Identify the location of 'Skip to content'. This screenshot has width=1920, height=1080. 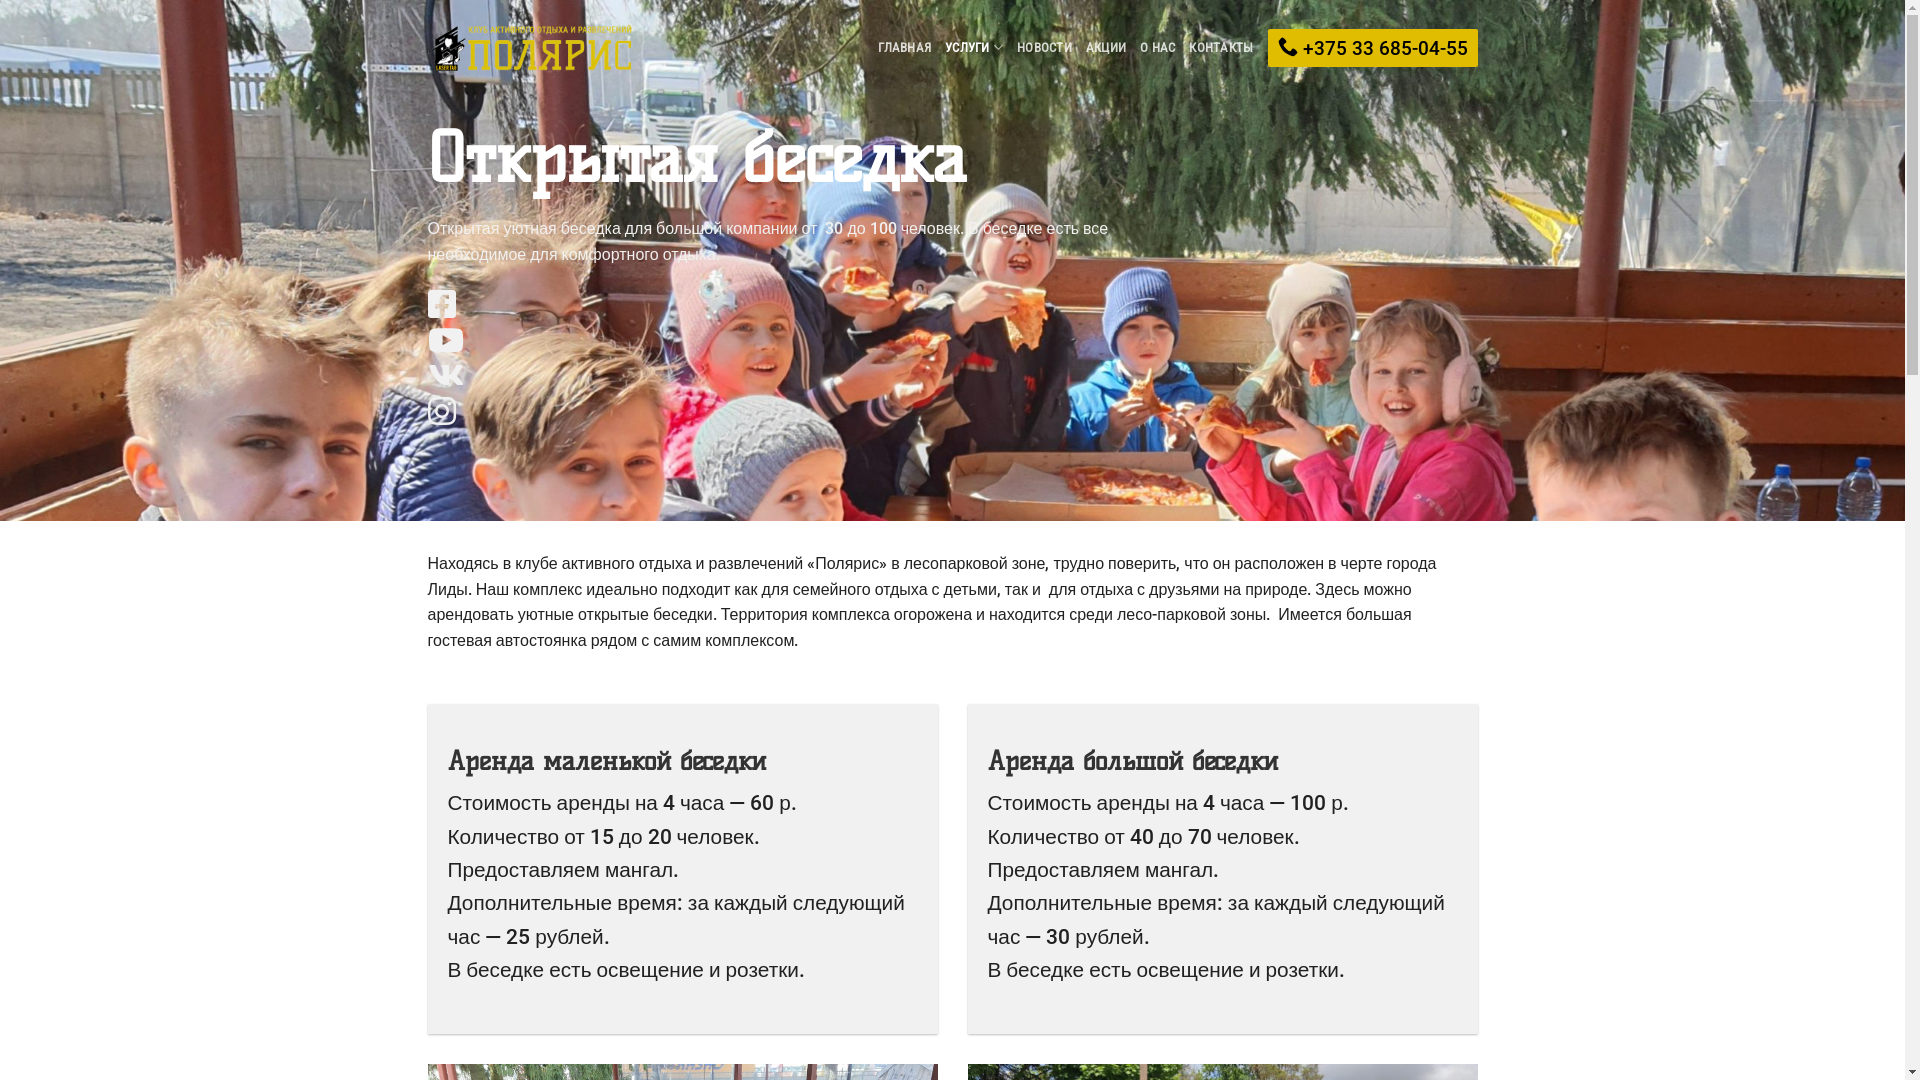
(0, 0).